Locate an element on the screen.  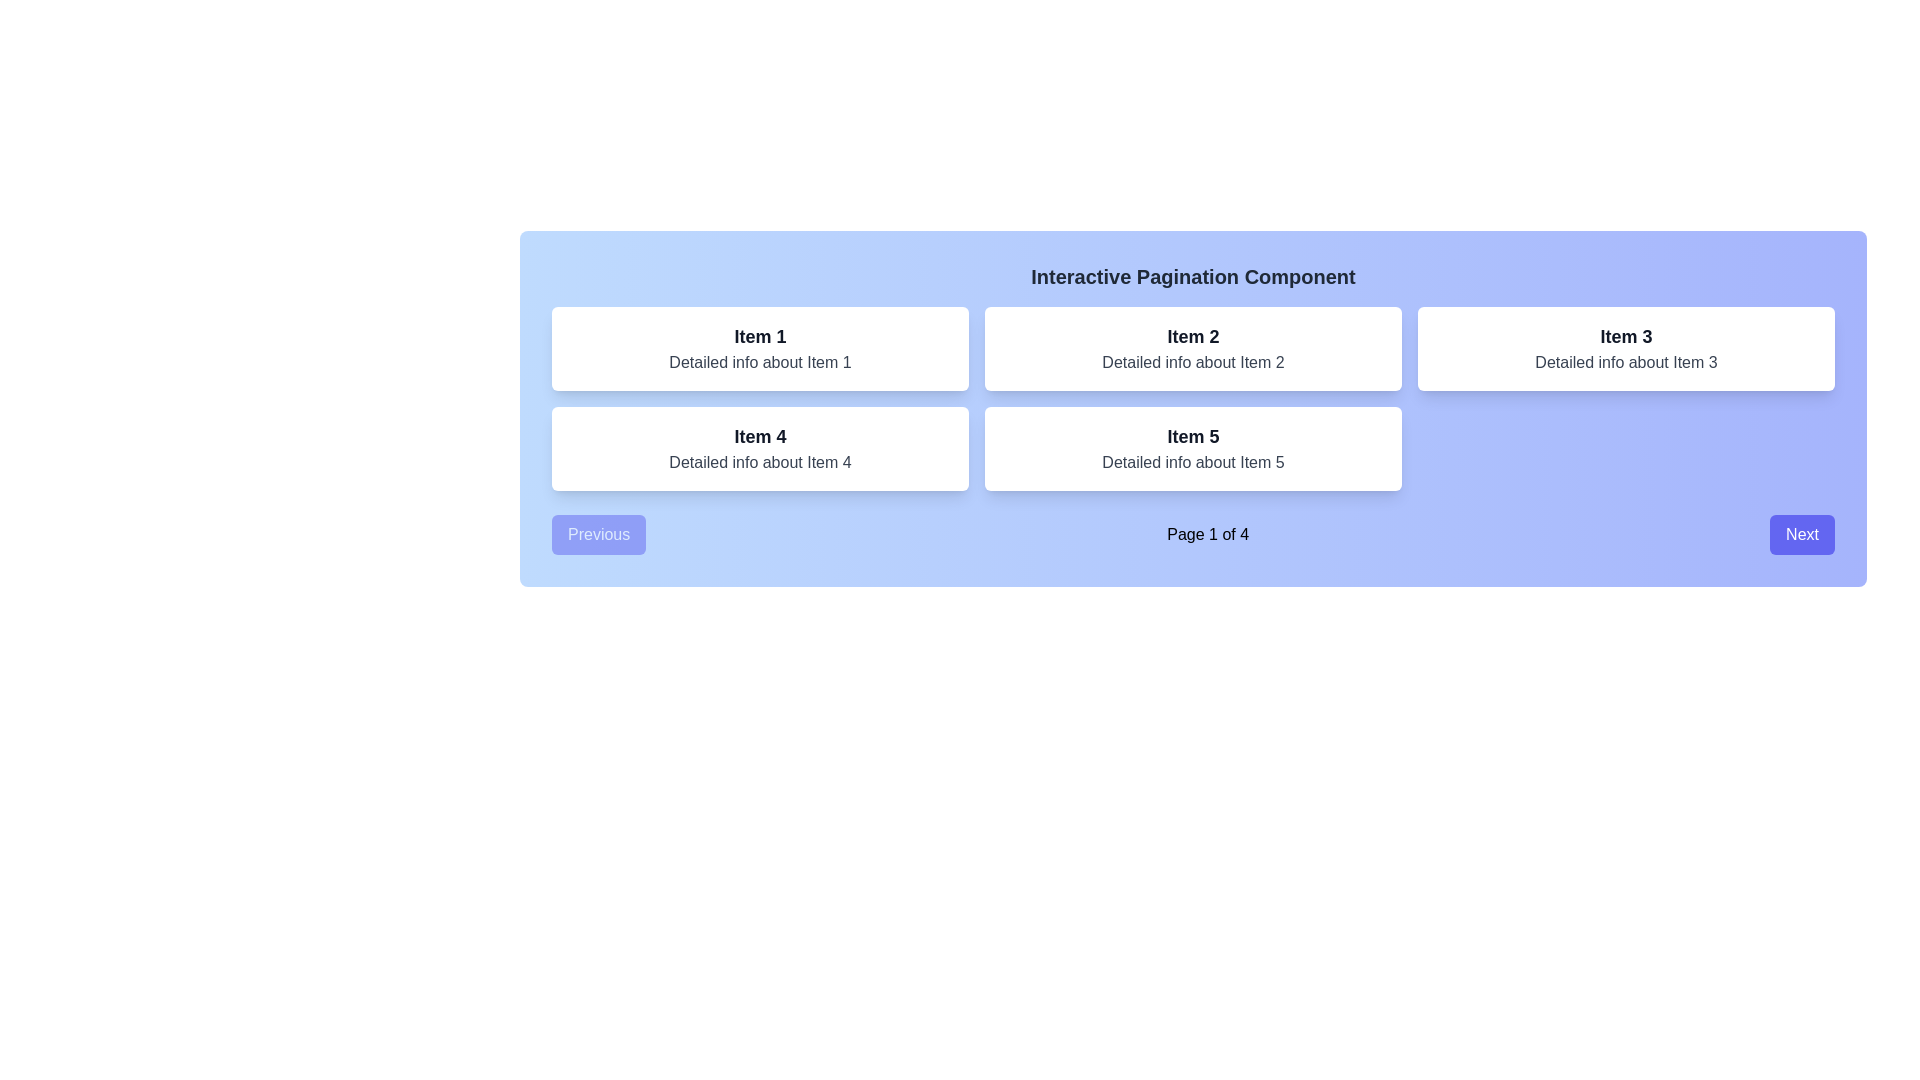
pagination text in the center of the pagination bar to understand the current page, which indicates 'Page 1 of 4' is located at coordinates (1193, 534).